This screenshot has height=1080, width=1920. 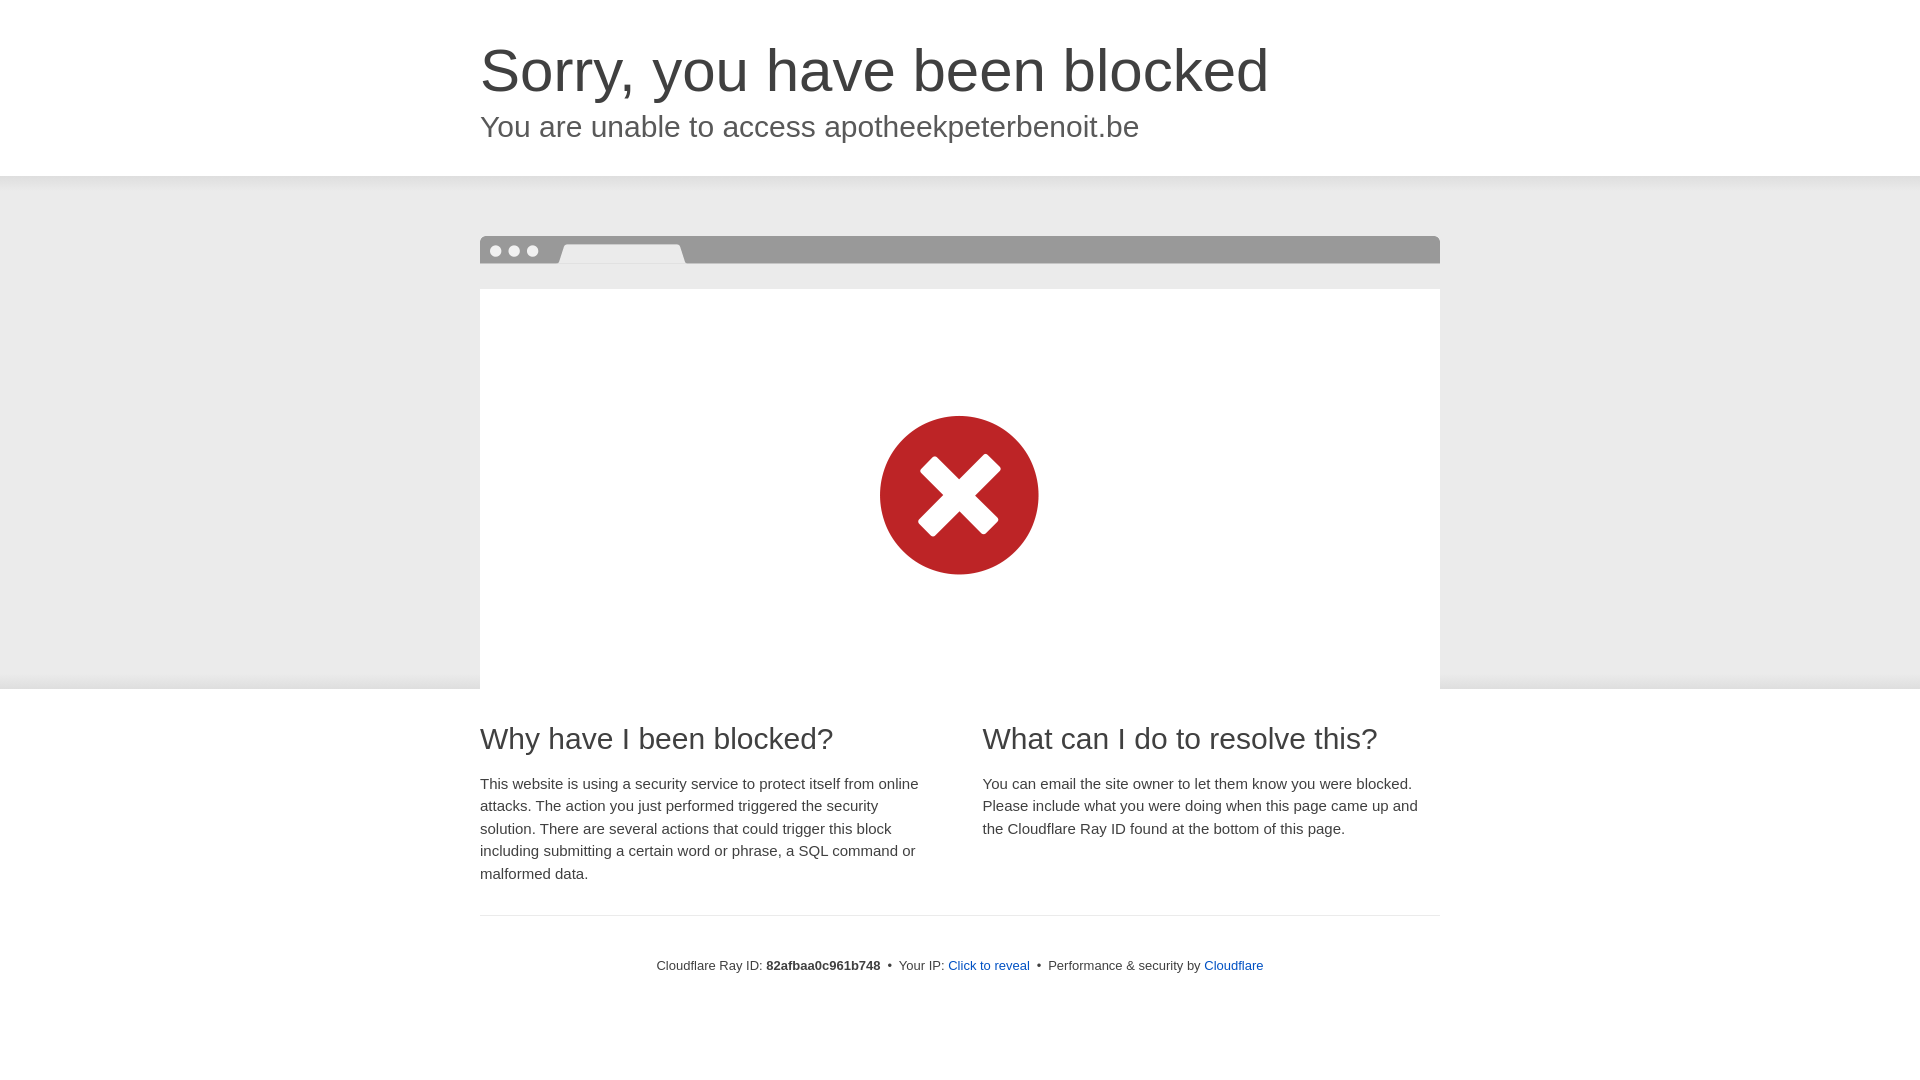 I want to click on 'Cloudflare', so click(x=1203, y=964).